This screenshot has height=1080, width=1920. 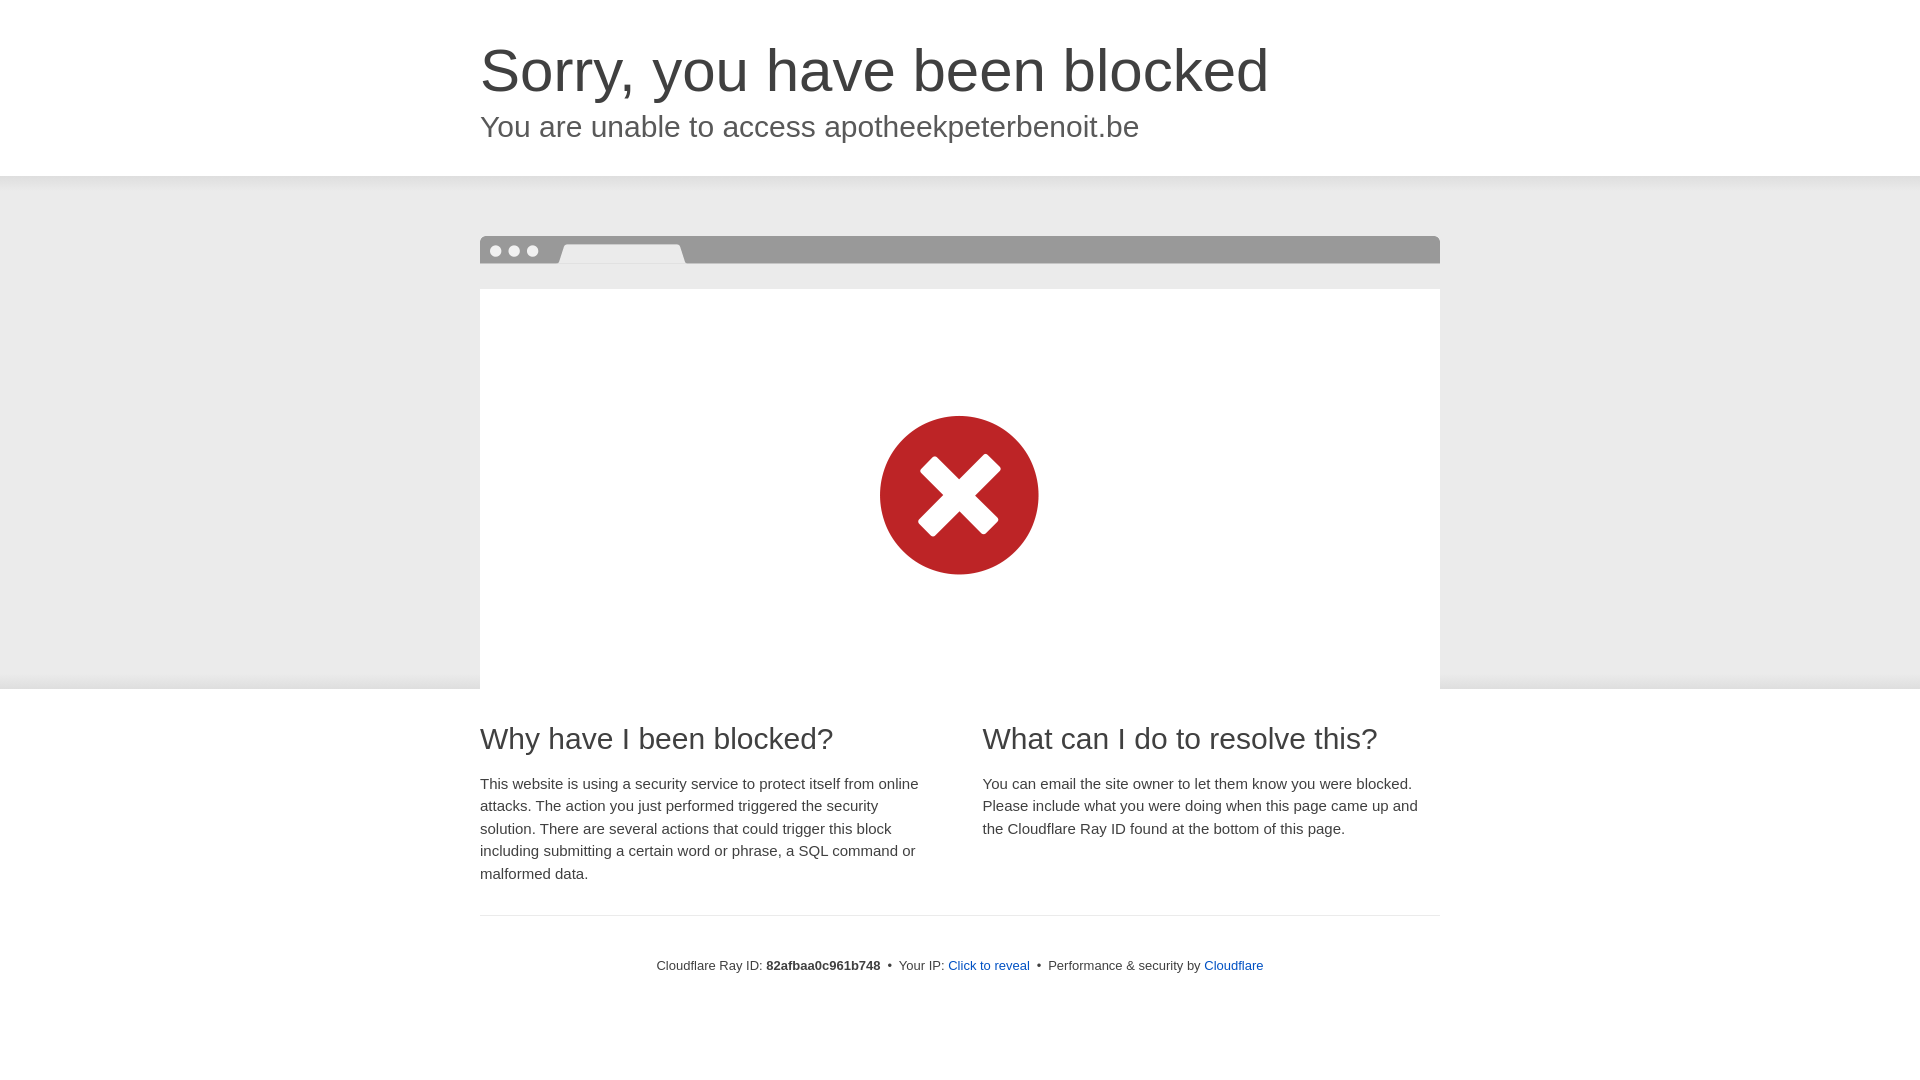 I want to click on 'Cloudflare', so click(x=1203, y=964).